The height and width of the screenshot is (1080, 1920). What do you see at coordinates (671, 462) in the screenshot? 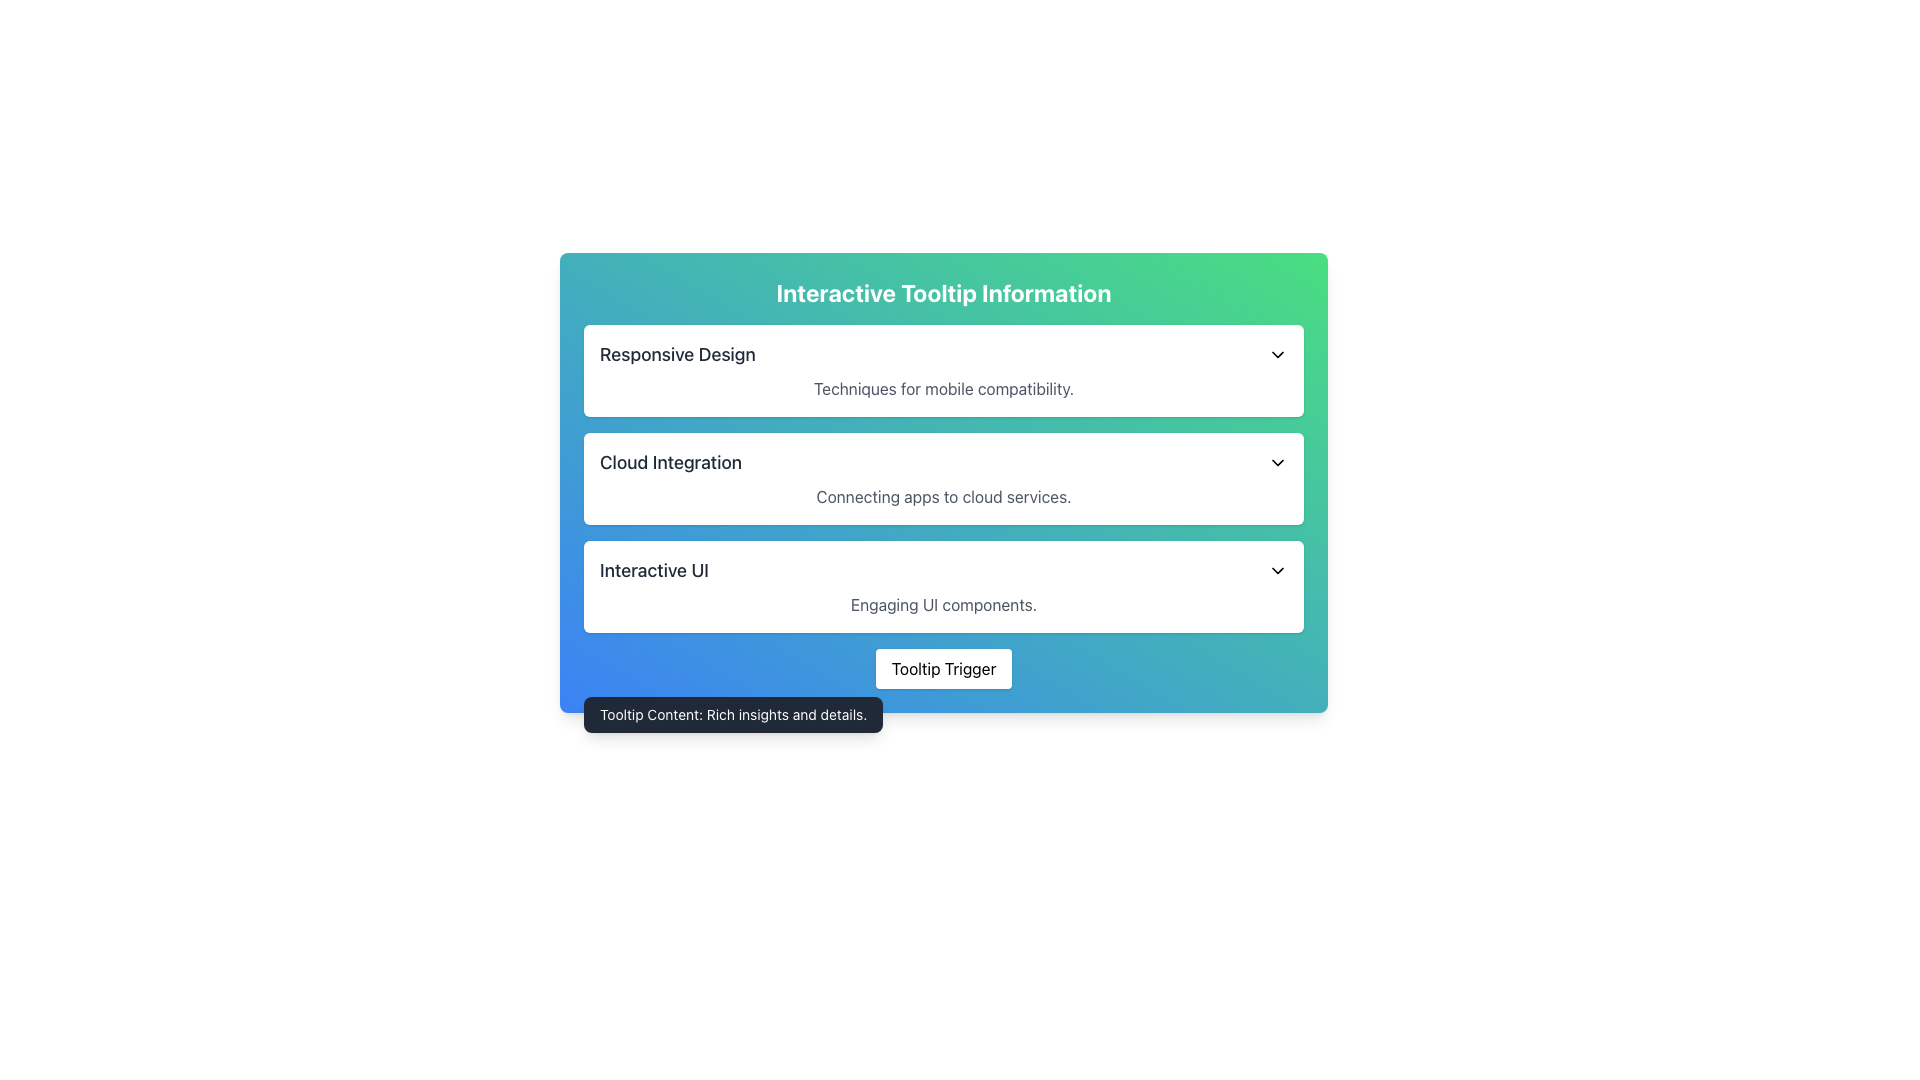
I see `the title text of the second item in the vertical list, which provides a description of the option` at bounding box center [671, 462].